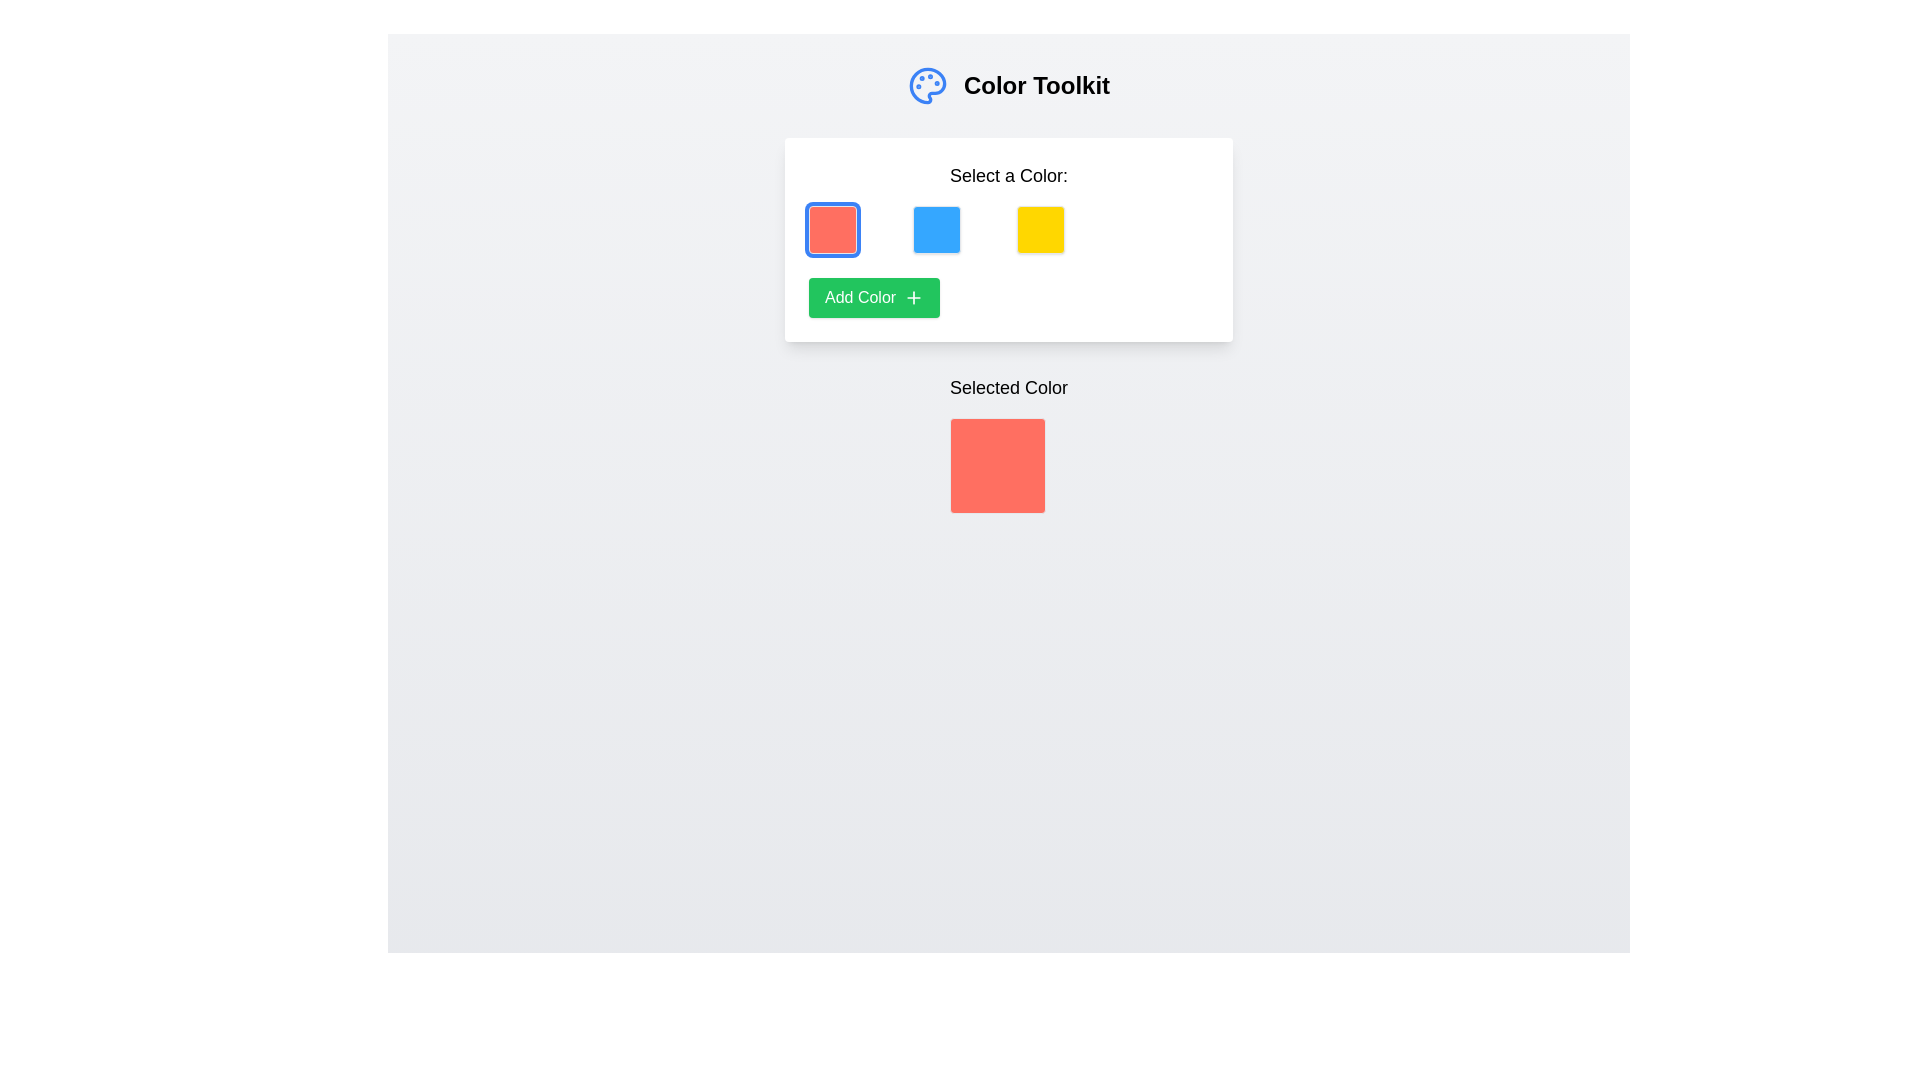 This screenshot has width=1920, height=1080. What do you see at coordinates (998, 466) in the screenshot?
I see `the color displayed in the square Visual display area with rounded corners and a solid red background, located centrally below the title 'Selected Color'` at bounding box center [998, 466].